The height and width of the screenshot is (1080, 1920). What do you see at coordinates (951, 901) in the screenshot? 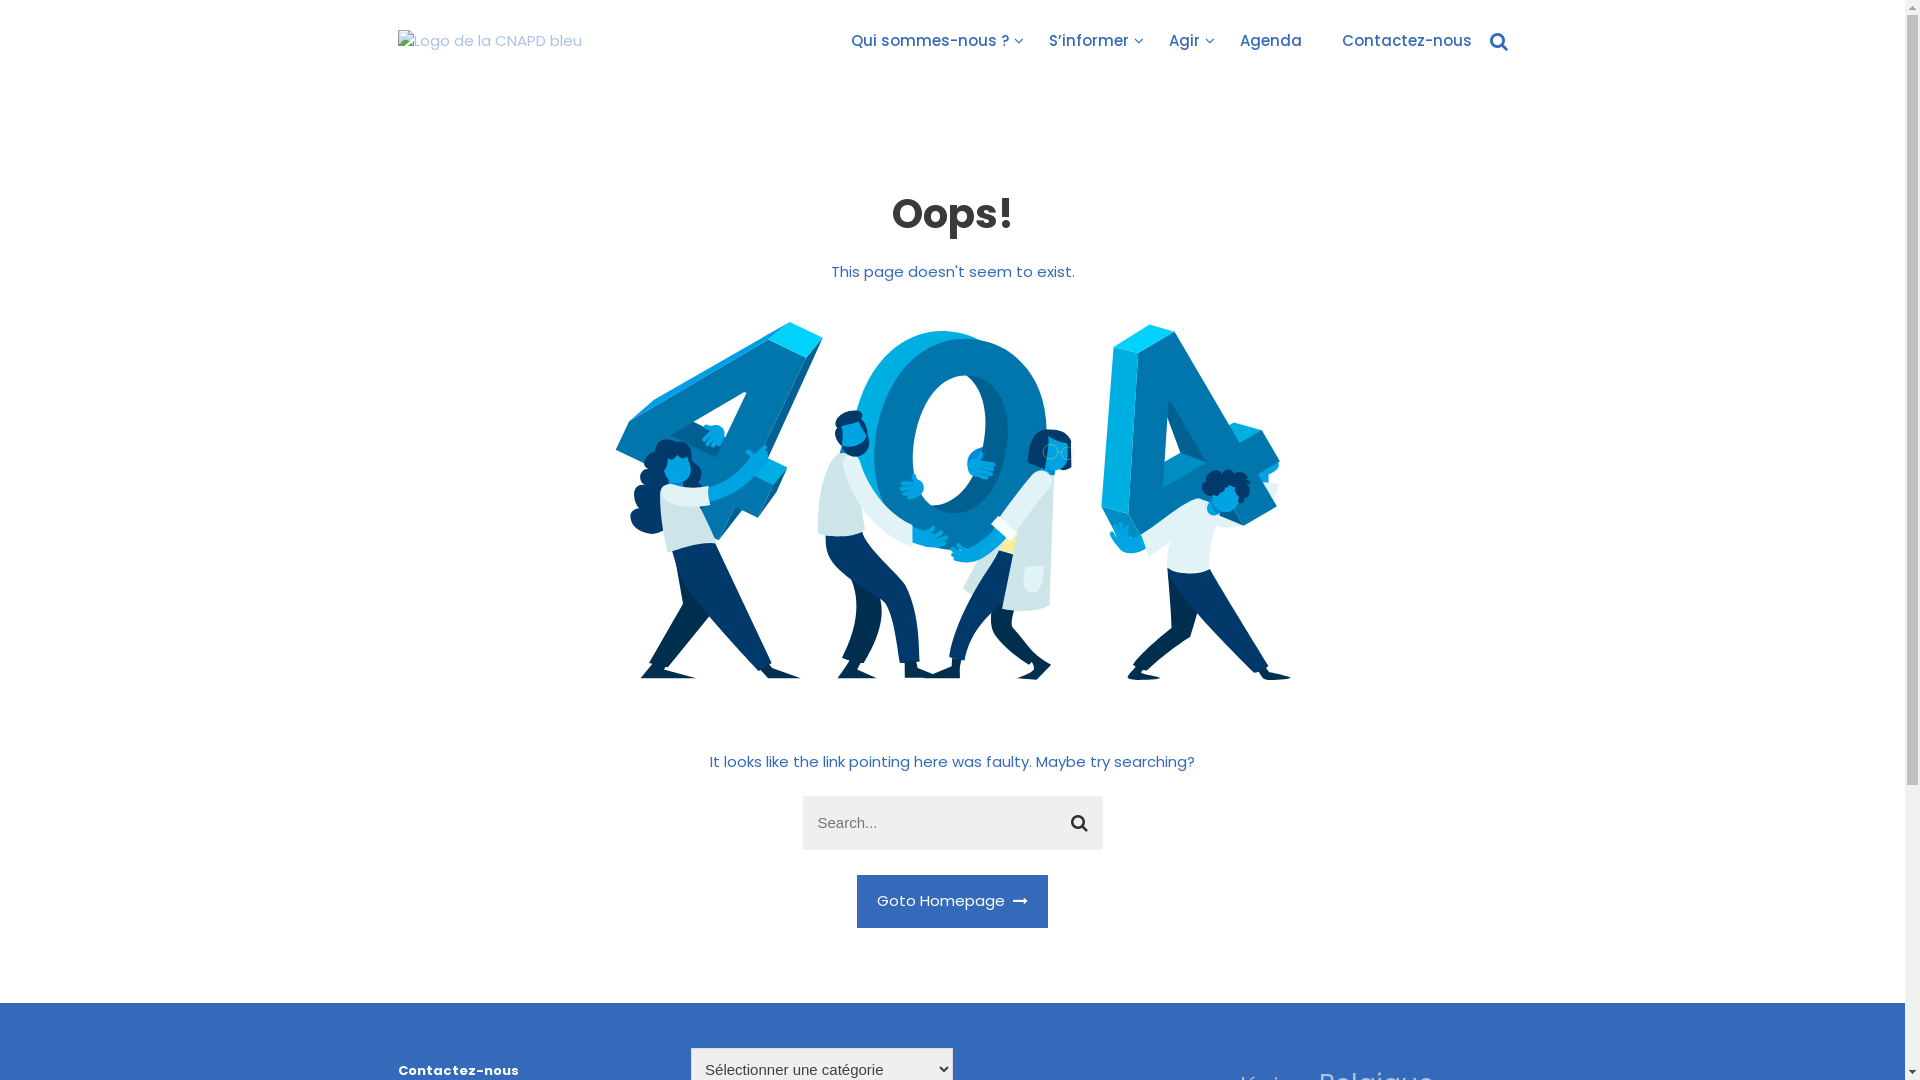
I see `'Goto Homepage'` at bounding box center [951, 901].